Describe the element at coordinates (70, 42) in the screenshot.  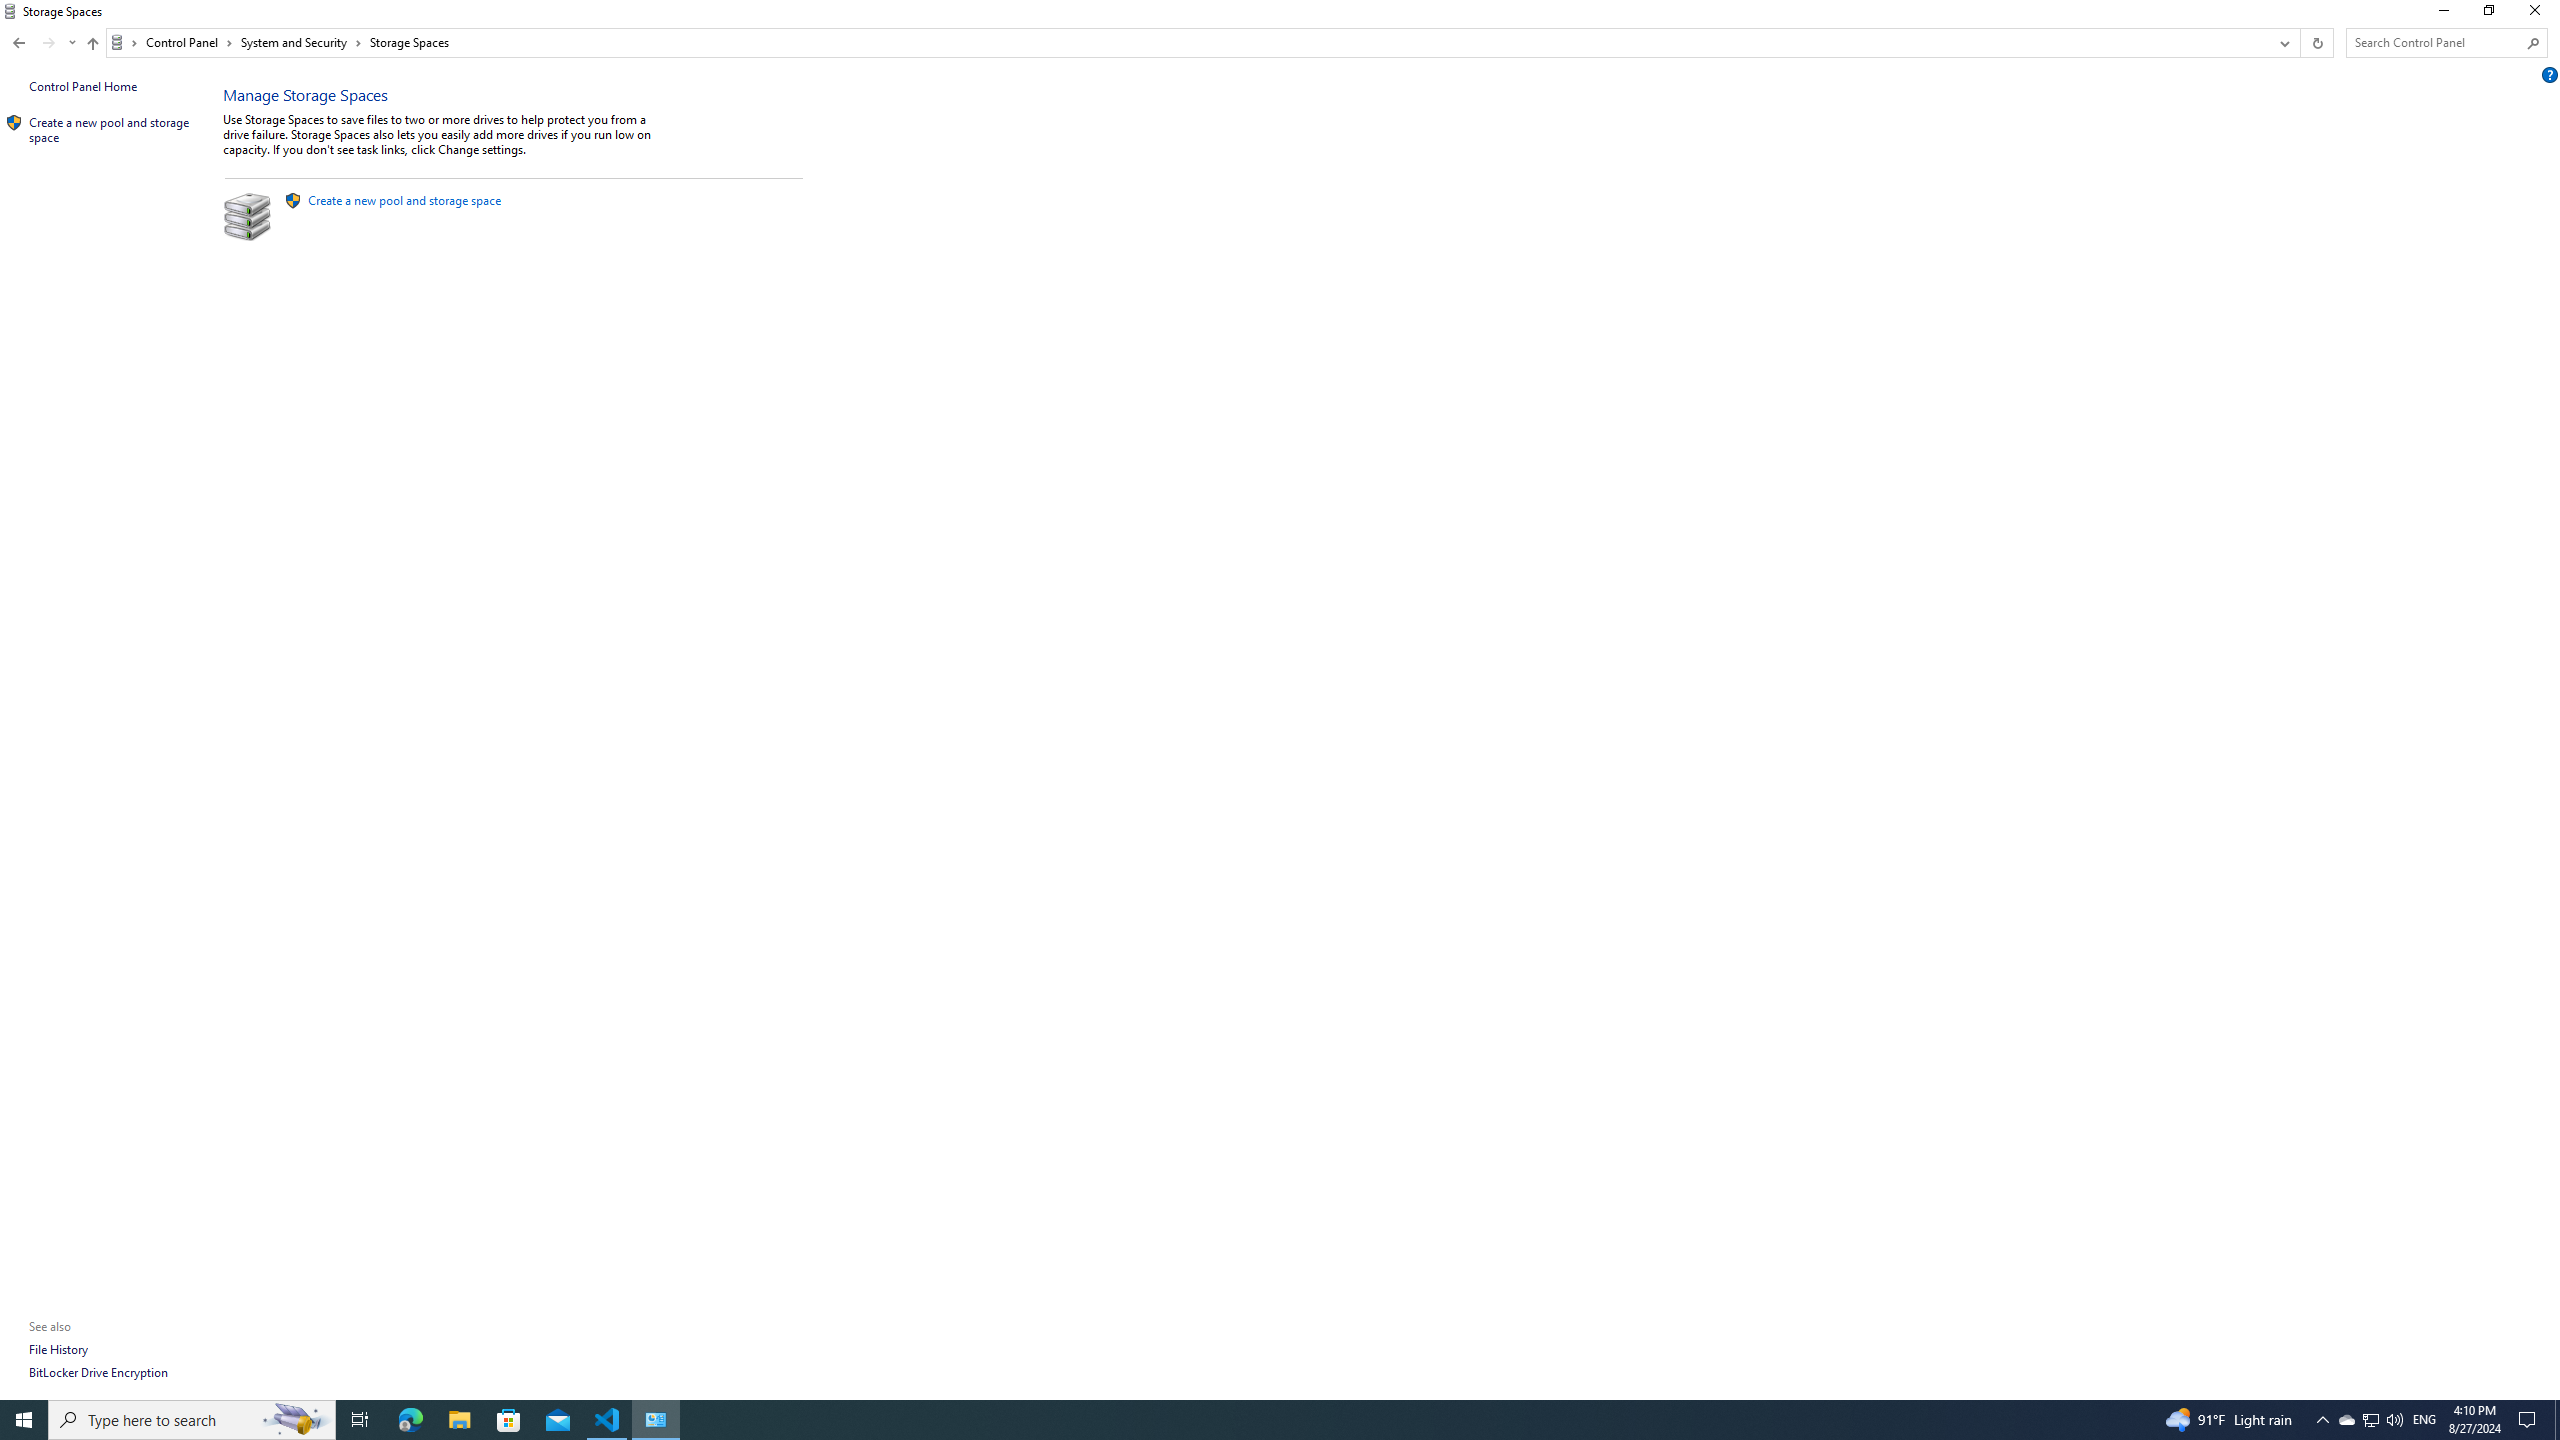
I see `'Recent locations'` at that location.